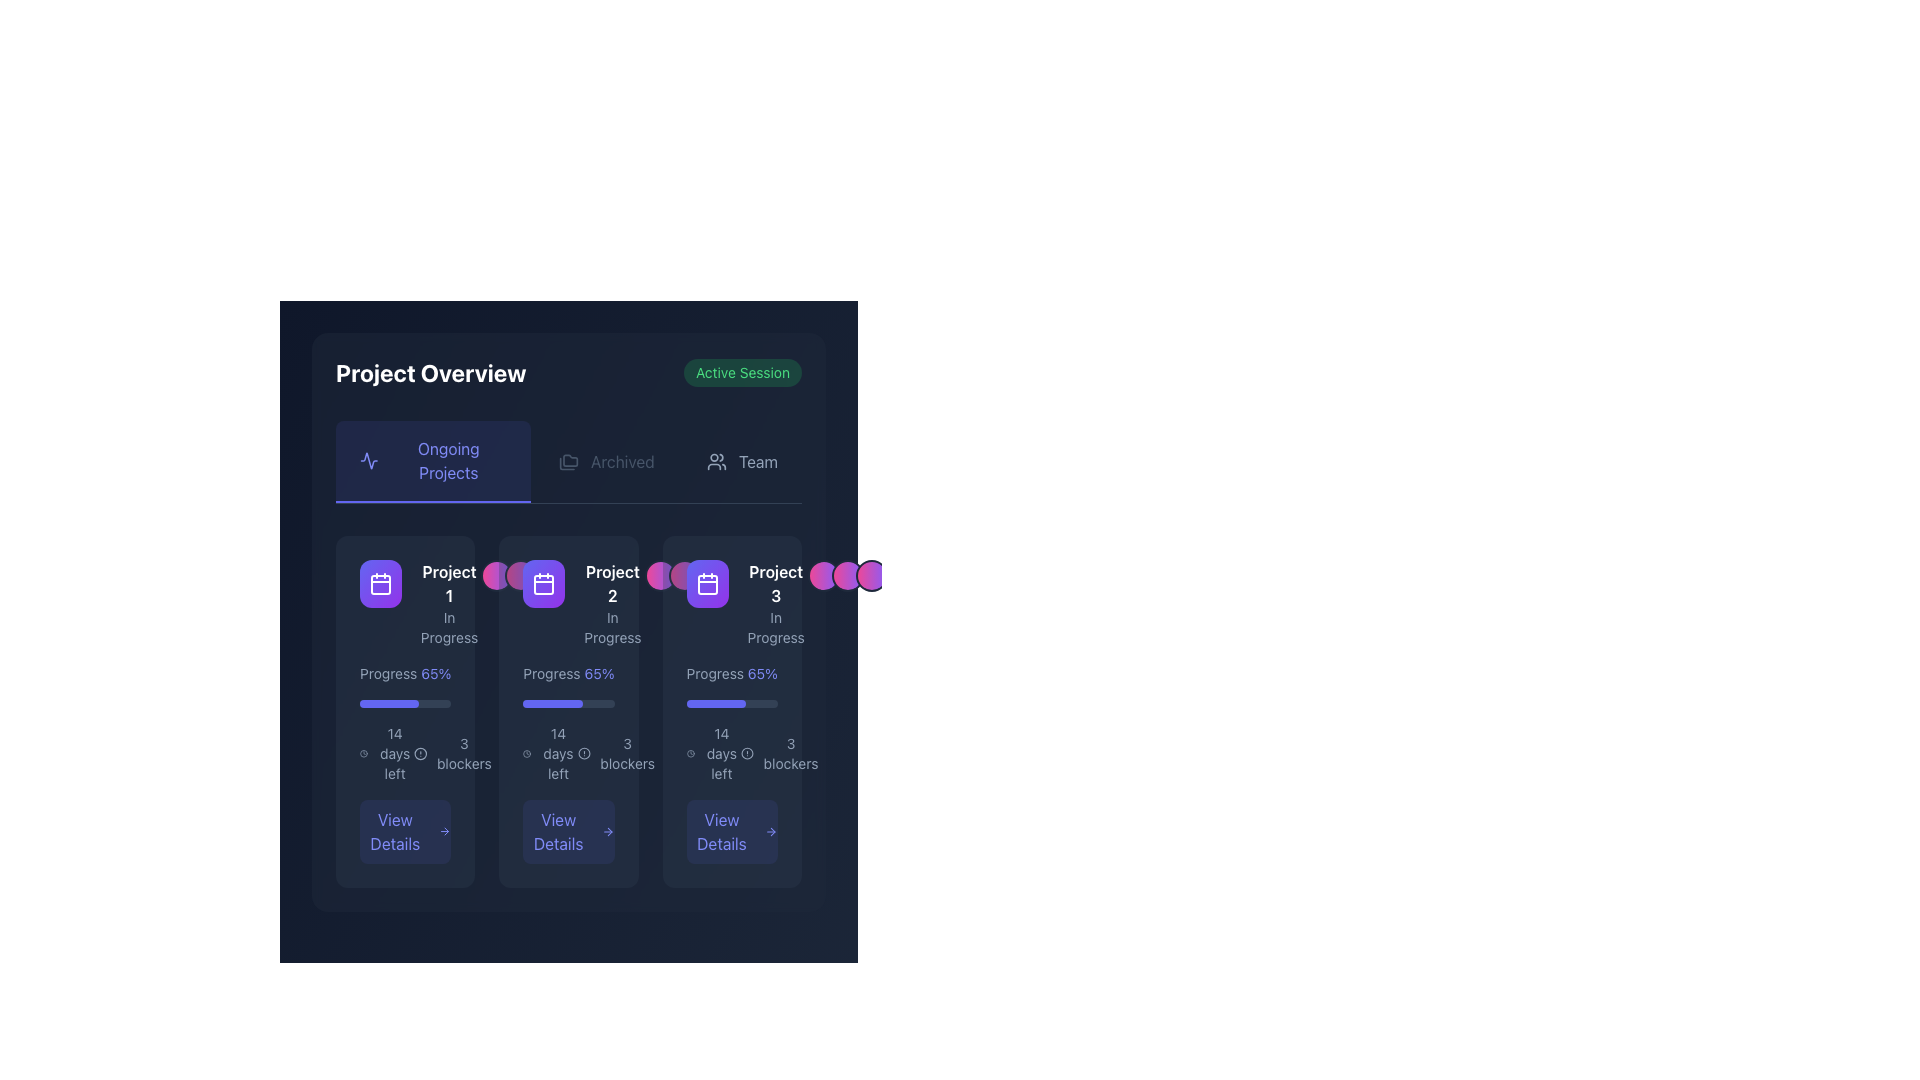 This screenshot has height=1080, width=1920. What do you see at coordinates (715, 674) in the screenshot?
I see `the static text label indicating the progress status for 'Project 3', located above the progress percentage reading '65%.'` at bounding box center [715, 674].